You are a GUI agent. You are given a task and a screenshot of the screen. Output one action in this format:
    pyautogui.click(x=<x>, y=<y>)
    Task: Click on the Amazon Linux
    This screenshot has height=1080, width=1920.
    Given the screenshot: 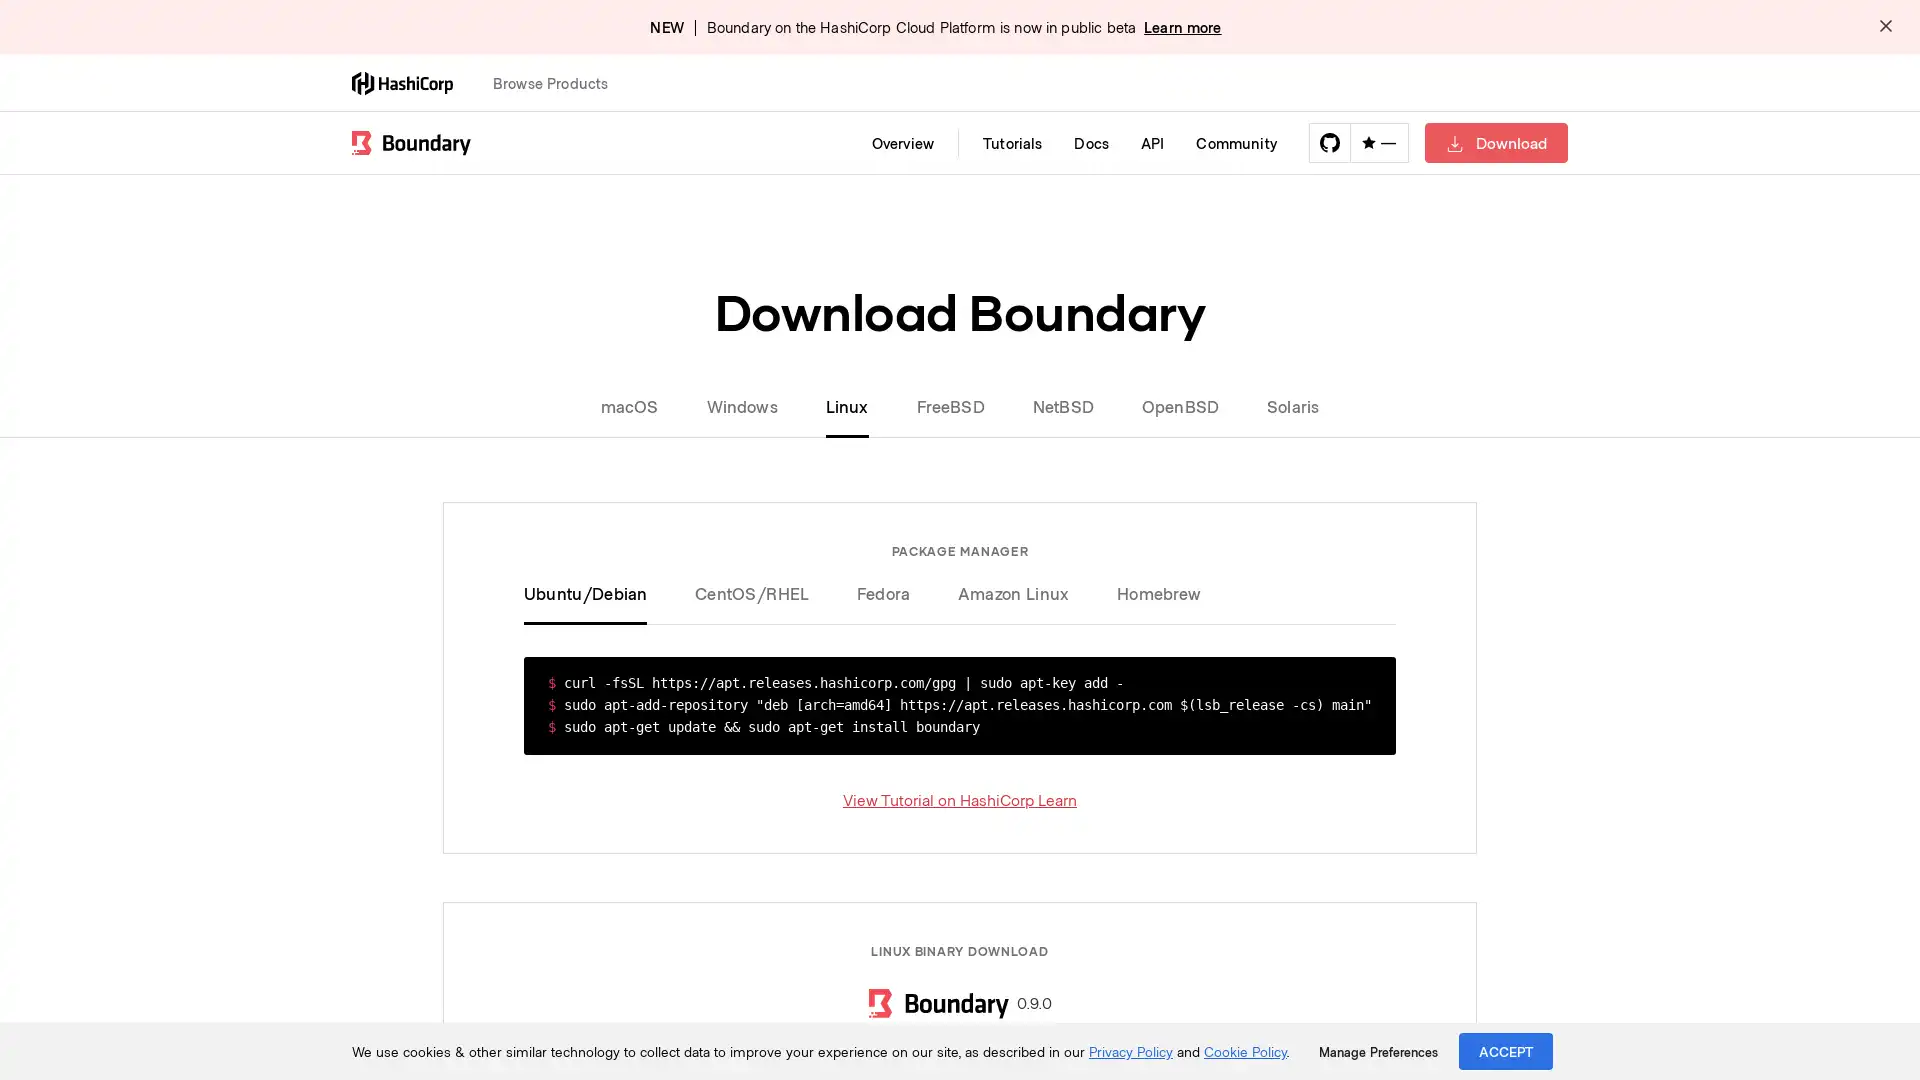 What is the action you would take?
    pyautogui.click(x=1013, y=592)
    